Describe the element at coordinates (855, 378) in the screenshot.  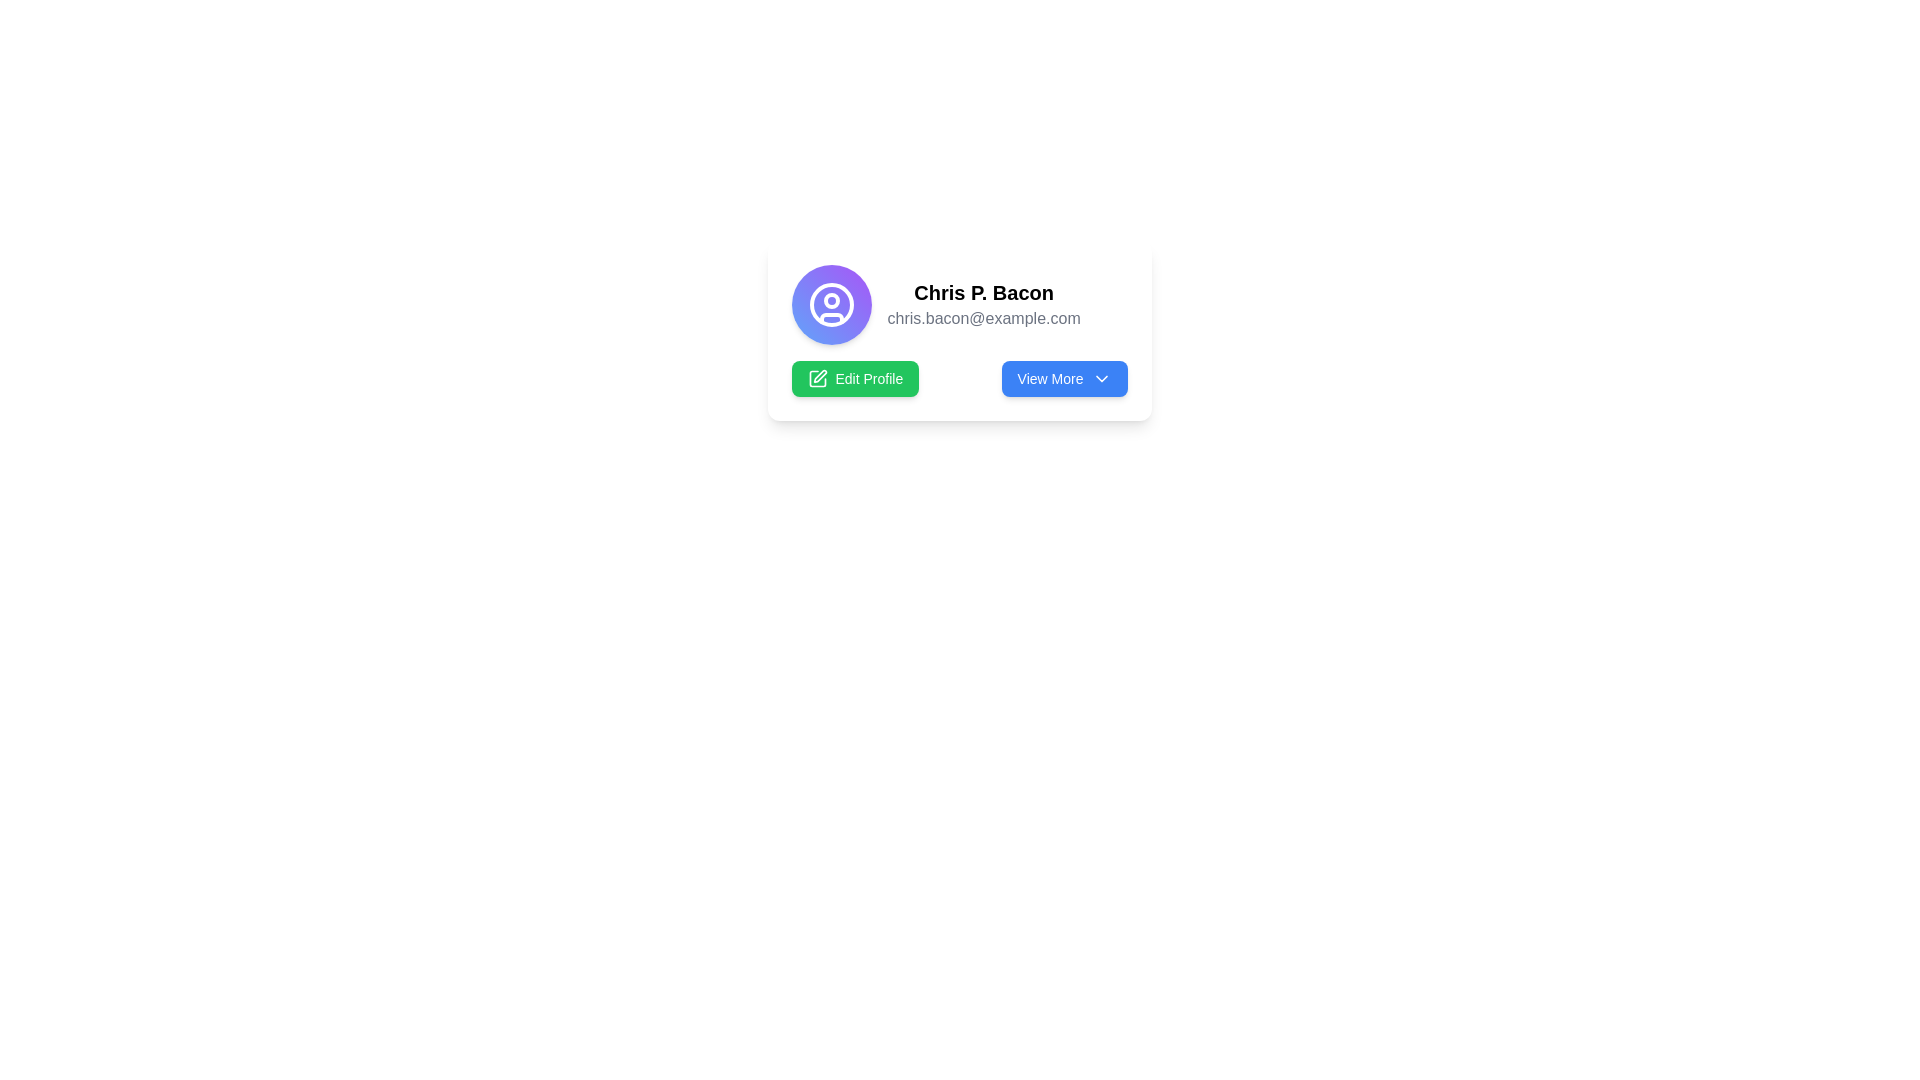
I see `the button with a vibrant green background labeled 'Edit Profile', which features a white pen icon on its left and is located below the user profile information` at that location.